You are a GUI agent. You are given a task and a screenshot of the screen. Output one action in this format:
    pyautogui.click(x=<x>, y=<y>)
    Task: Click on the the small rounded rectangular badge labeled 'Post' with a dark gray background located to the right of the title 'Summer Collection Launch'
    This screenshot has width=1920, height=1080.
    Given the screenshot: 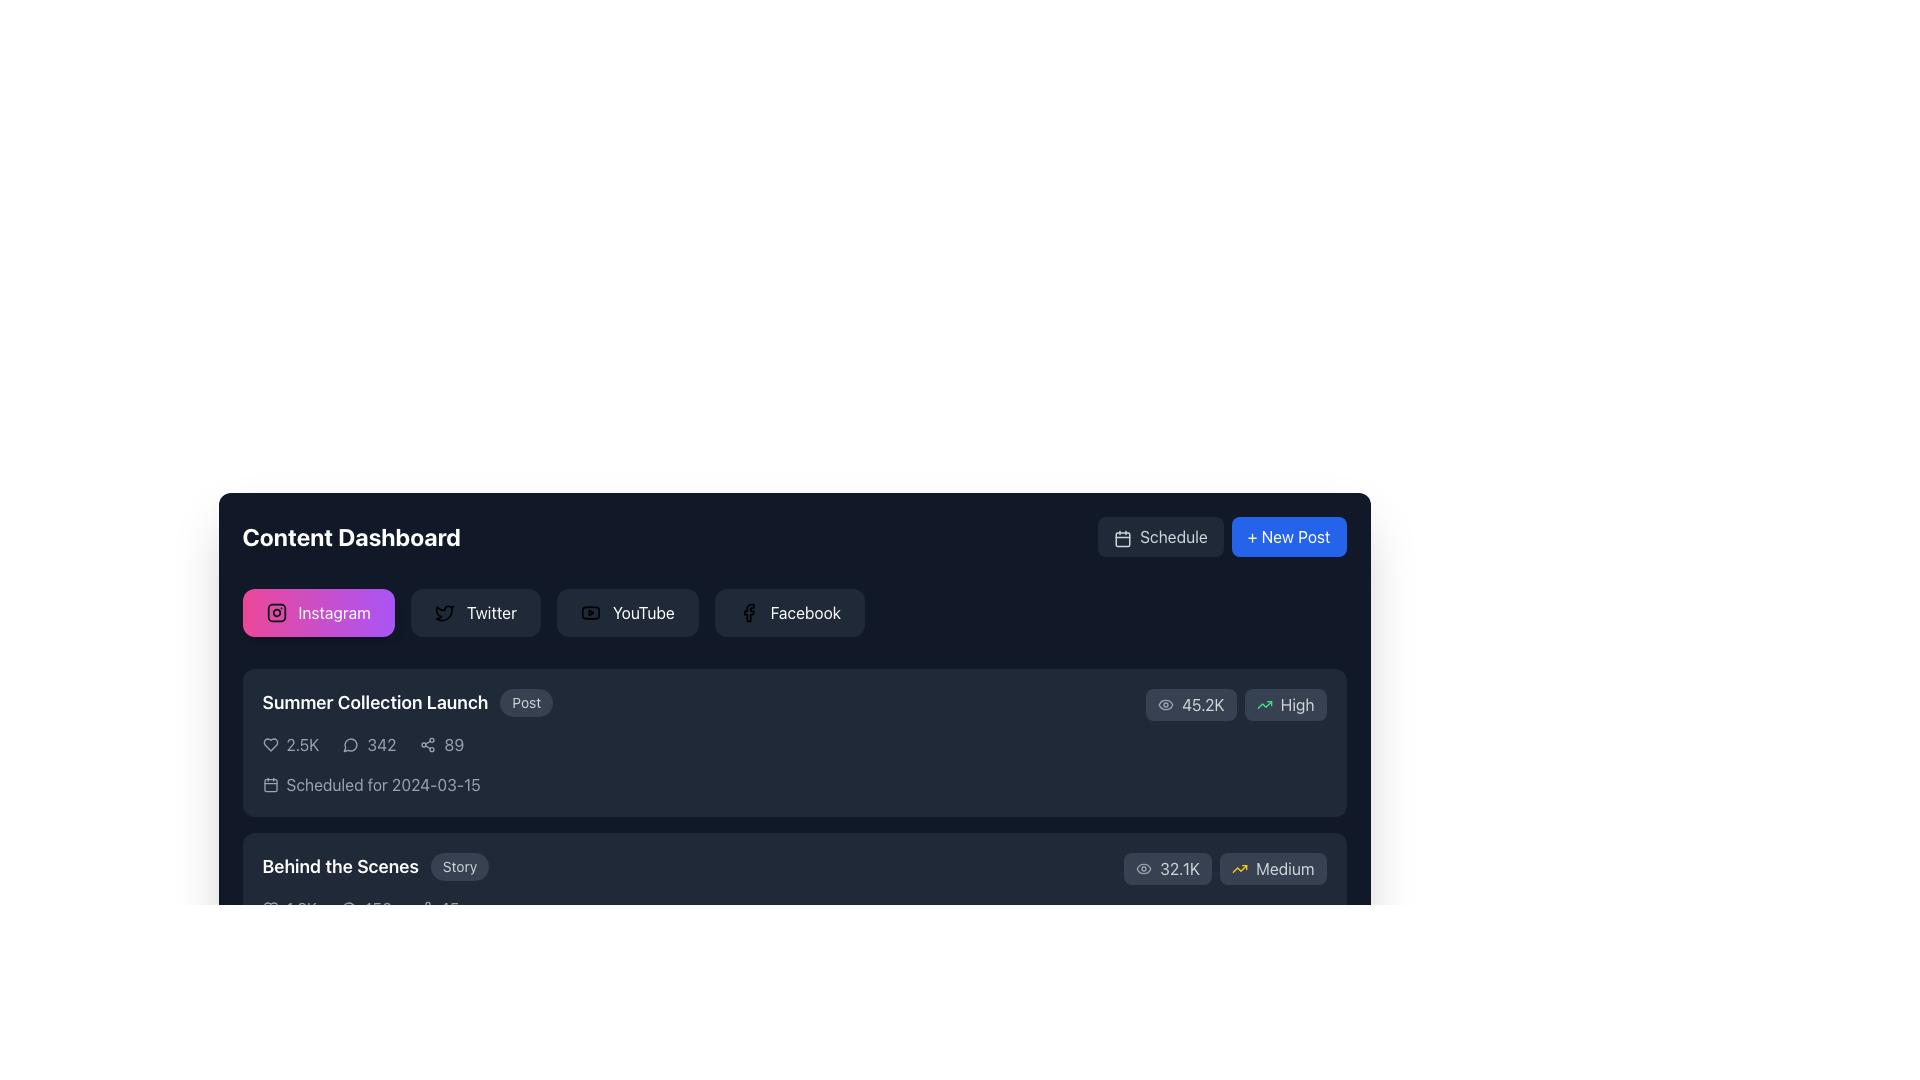 What is the action you would take?
    pyautogui.click(x=526, y=701)
    